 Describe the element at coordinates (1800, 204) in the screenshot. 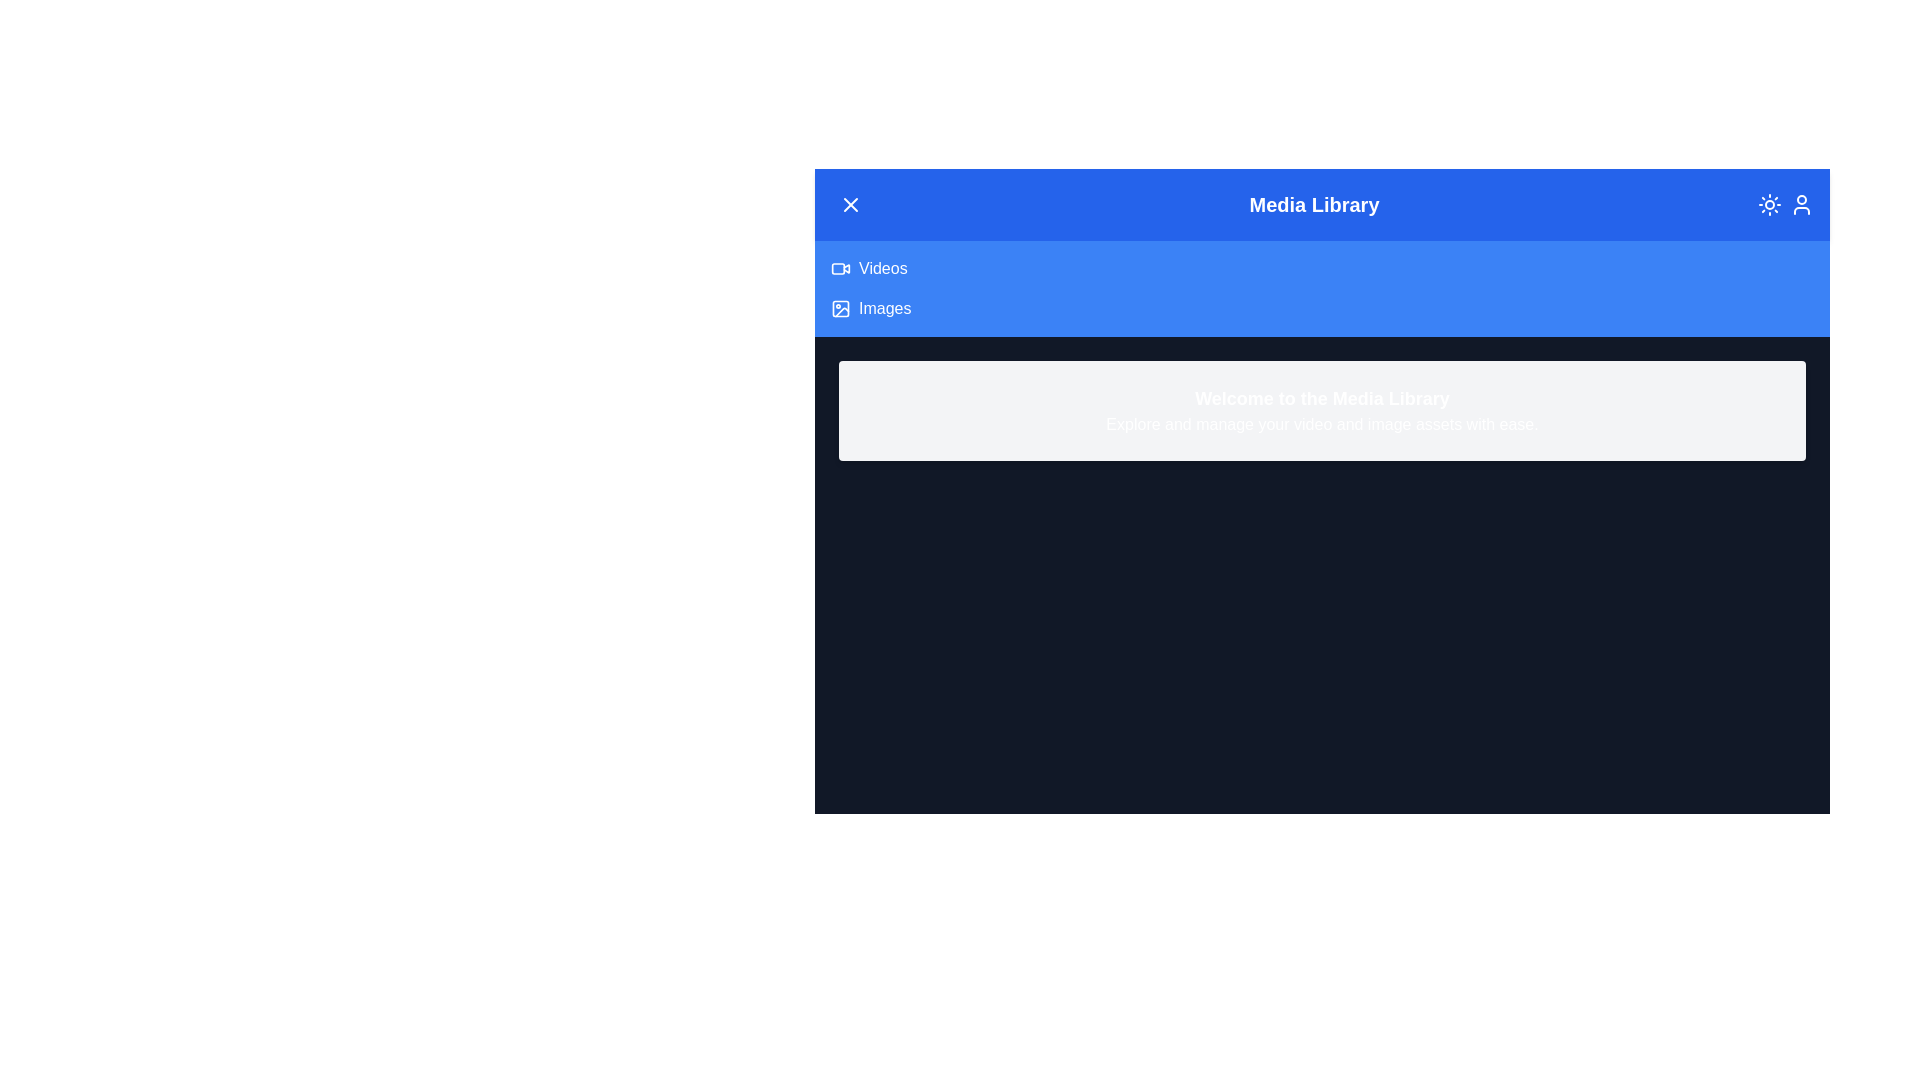

I see `the user profile icon in the top-right corner of the app bar to access user profile options` at that location.